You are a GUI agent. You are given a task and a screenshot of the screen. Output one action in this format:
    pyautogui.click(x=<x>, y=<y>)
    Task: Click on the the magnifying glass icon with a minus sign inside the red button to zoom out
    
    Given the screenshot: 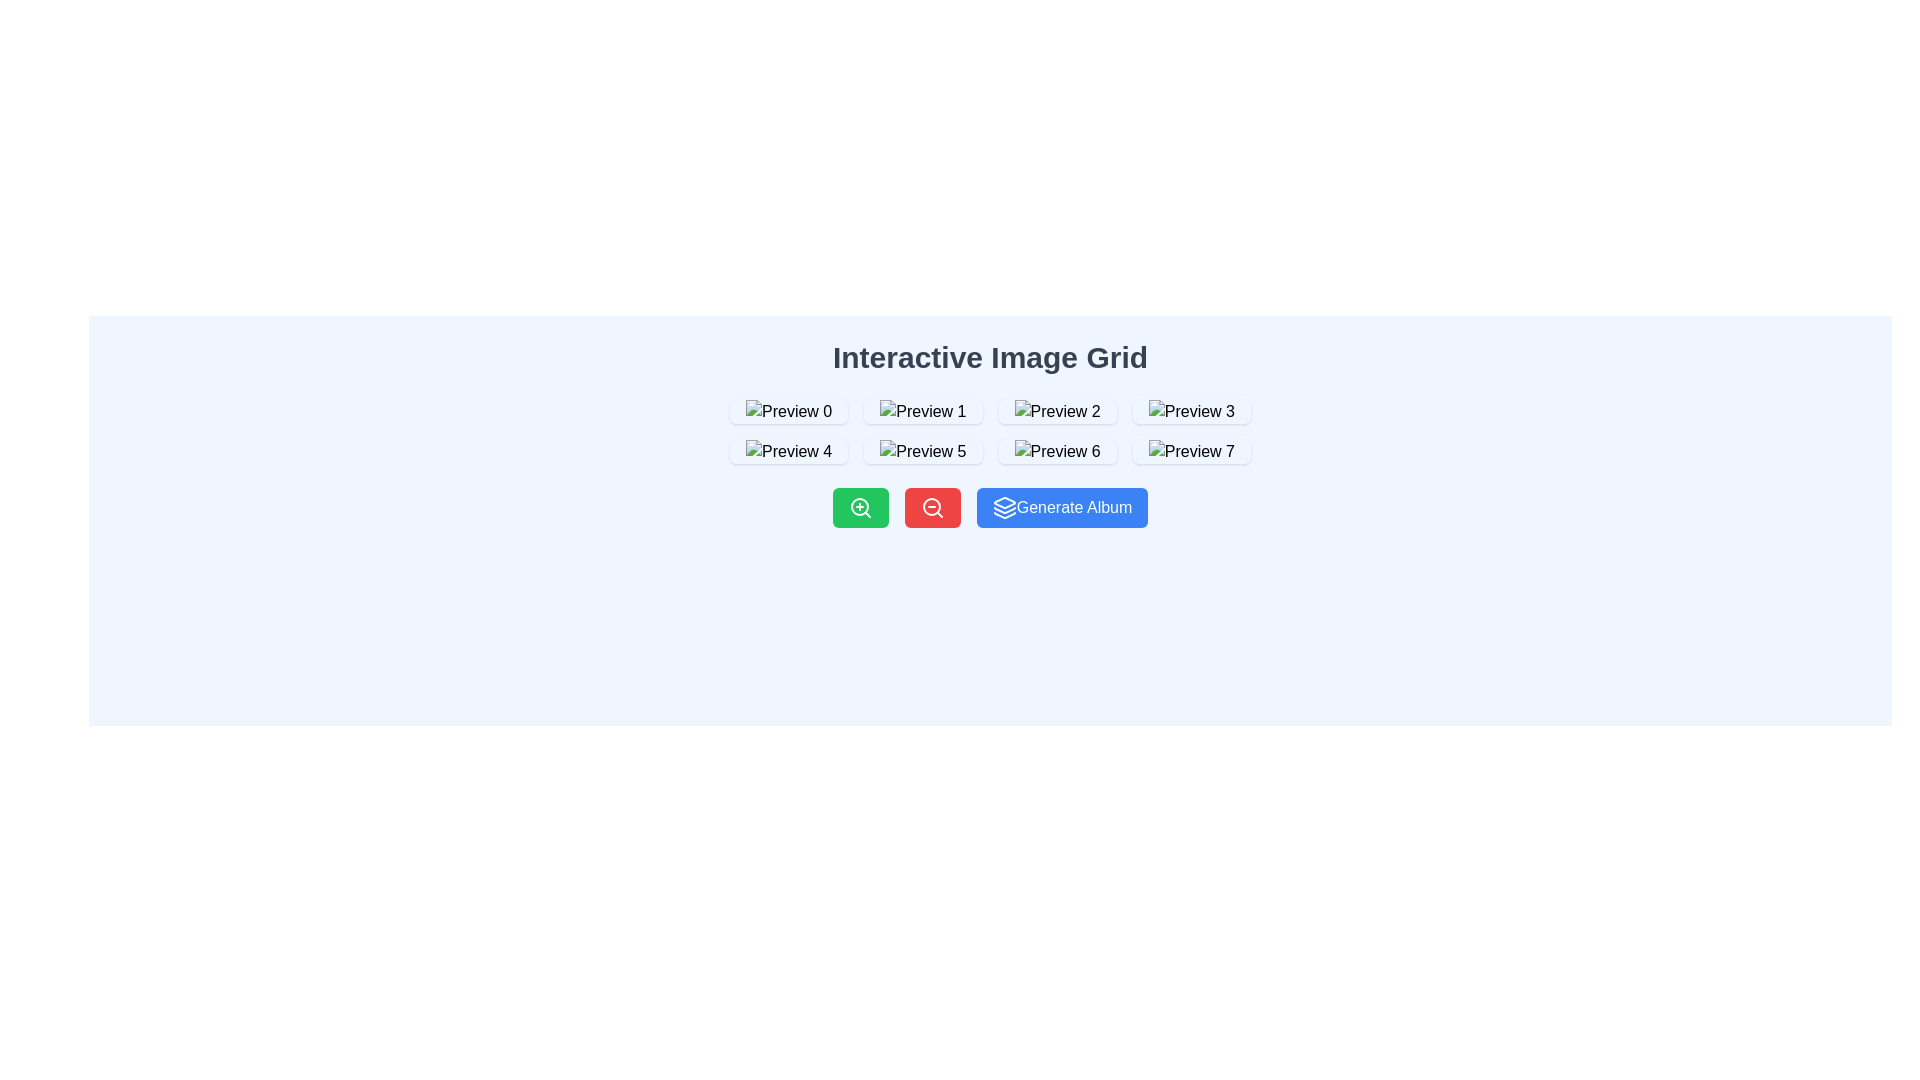 What is the action you would take?
    pyautogui.click(x=931, y=507)
    